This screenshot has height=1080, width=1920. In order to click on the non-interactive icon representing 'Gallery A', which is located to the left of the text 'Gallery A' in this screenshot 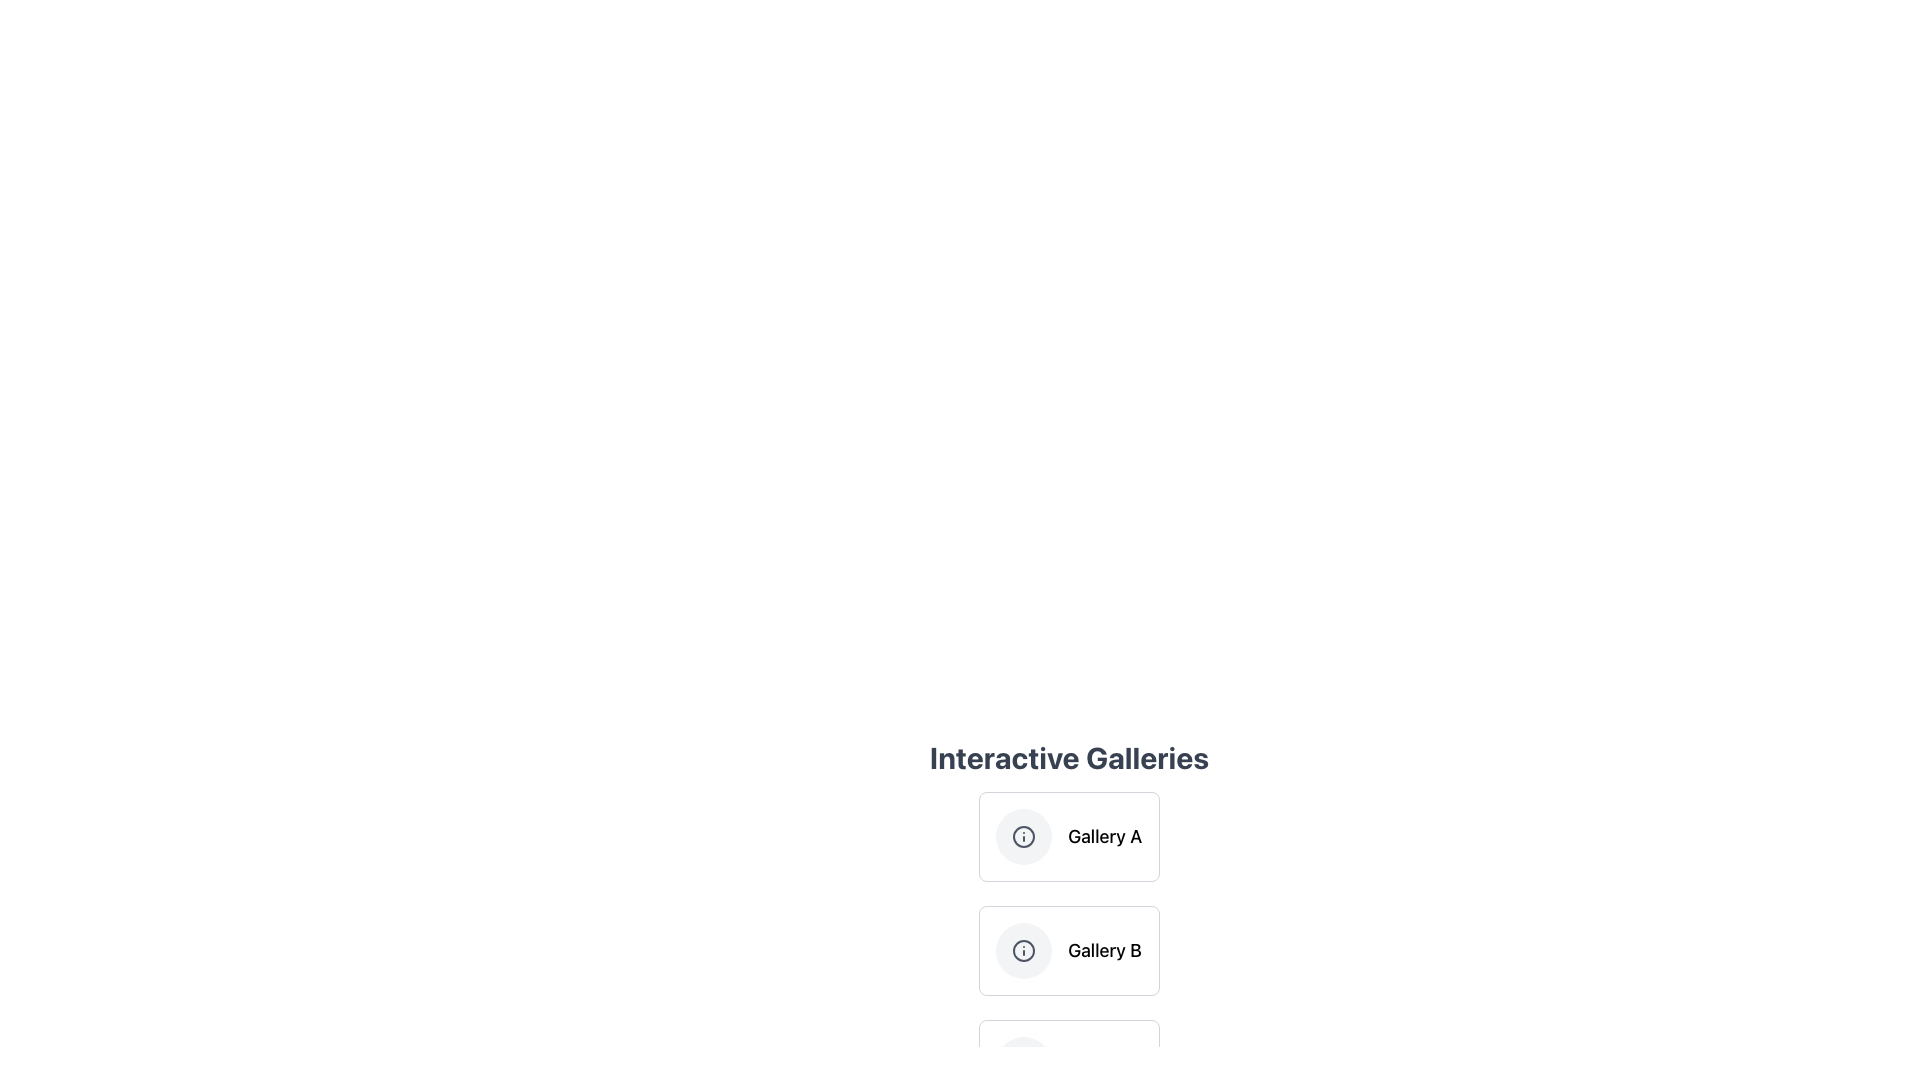, I will do `click(1024, 837)`.